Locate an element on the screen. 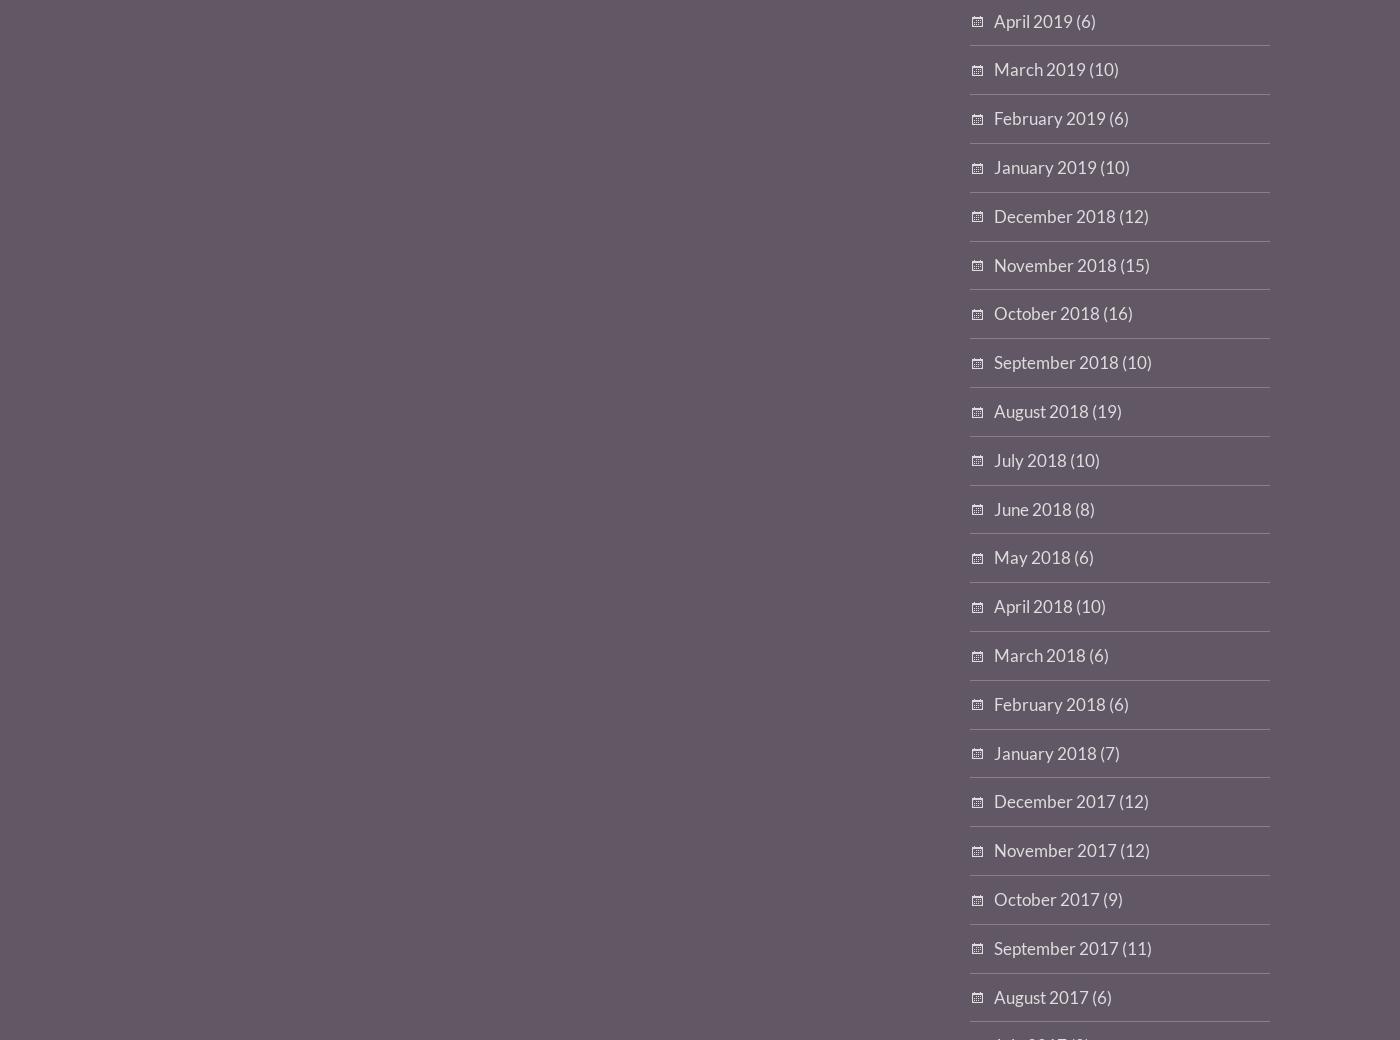 This screenshot has width=1400, height=1040. 'February 2018' is located at coordinates (1050, 703).